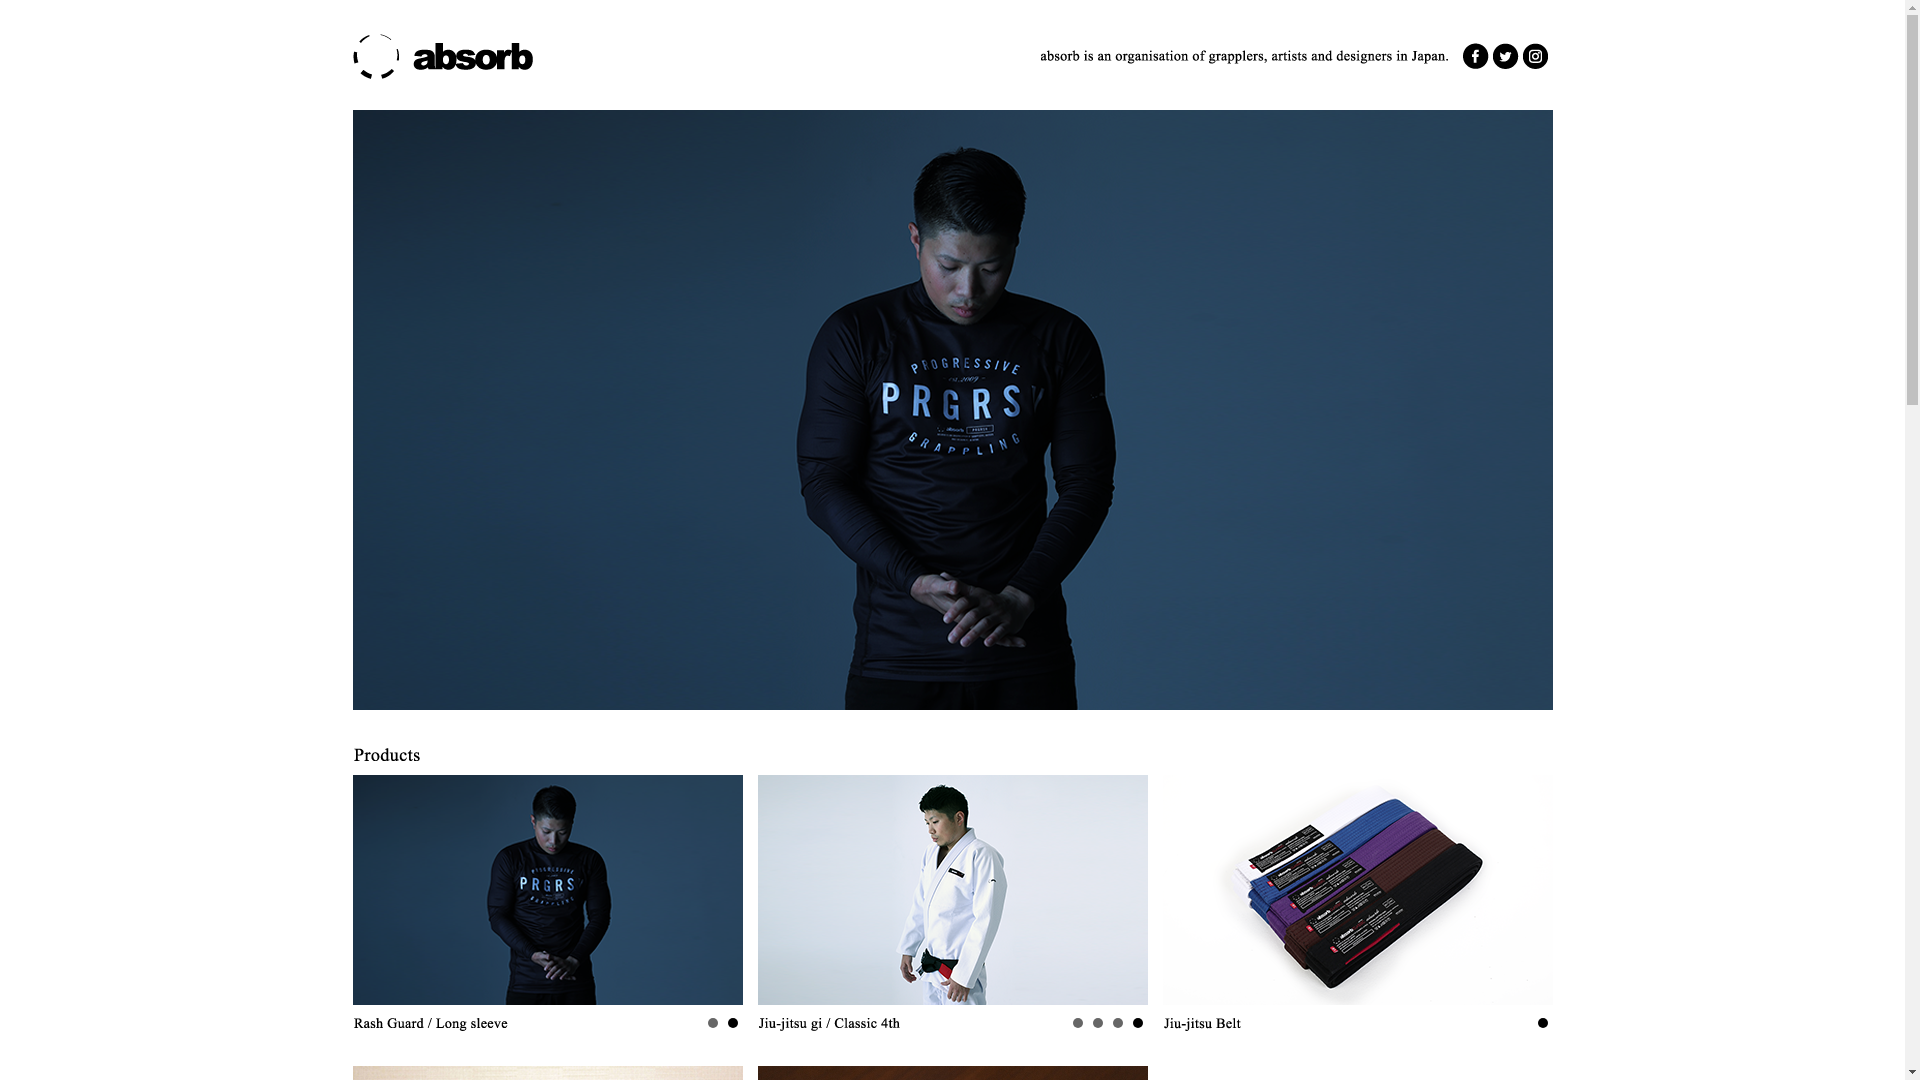 Image resolution: width=1920 pixels, height=1080 pixels. Describe the element at coordinates (378, 889) in the screenshot. I see `'Prev'` at that location.